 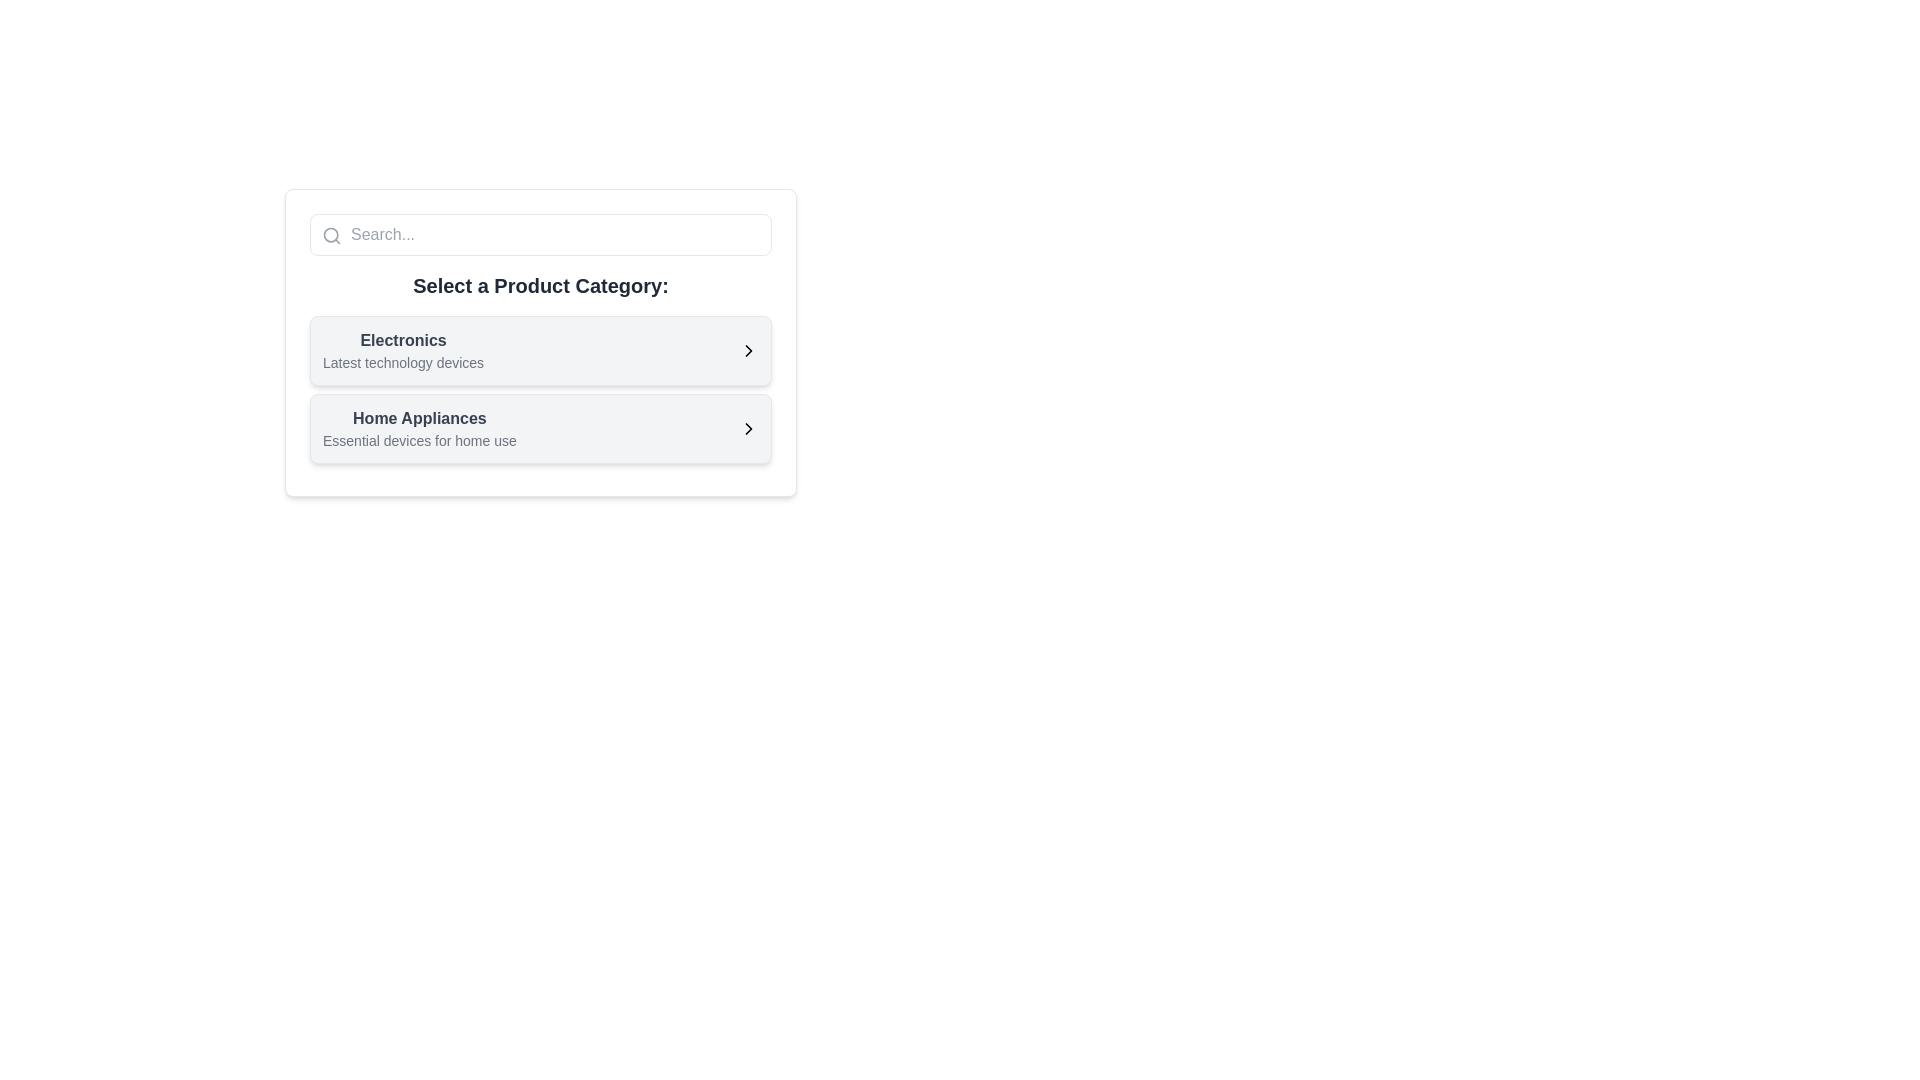 I want to click on the 'Home Appliances' card, which is the second card in the list under 'Select a Product Category', so click(x=541, y=427).